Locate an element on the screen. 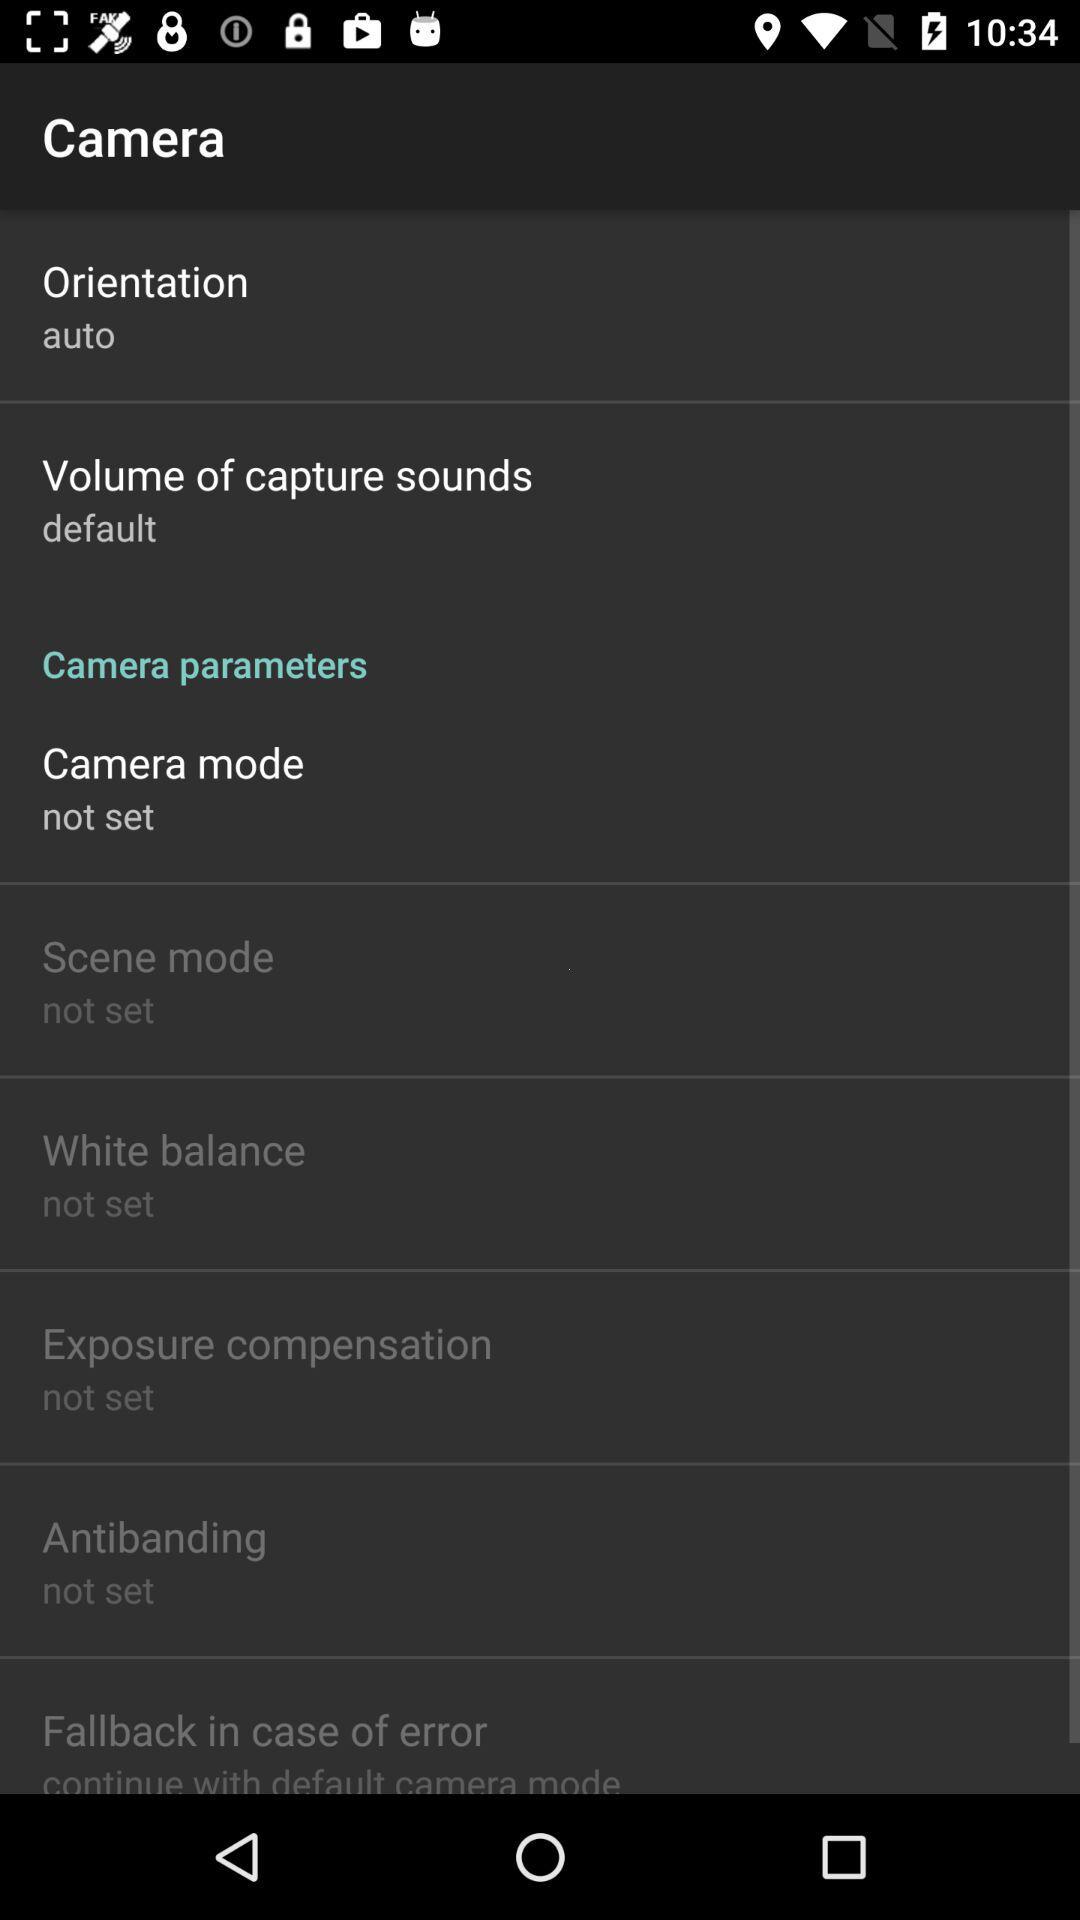  the camera parameters icon is located at coordinates (540, 642).